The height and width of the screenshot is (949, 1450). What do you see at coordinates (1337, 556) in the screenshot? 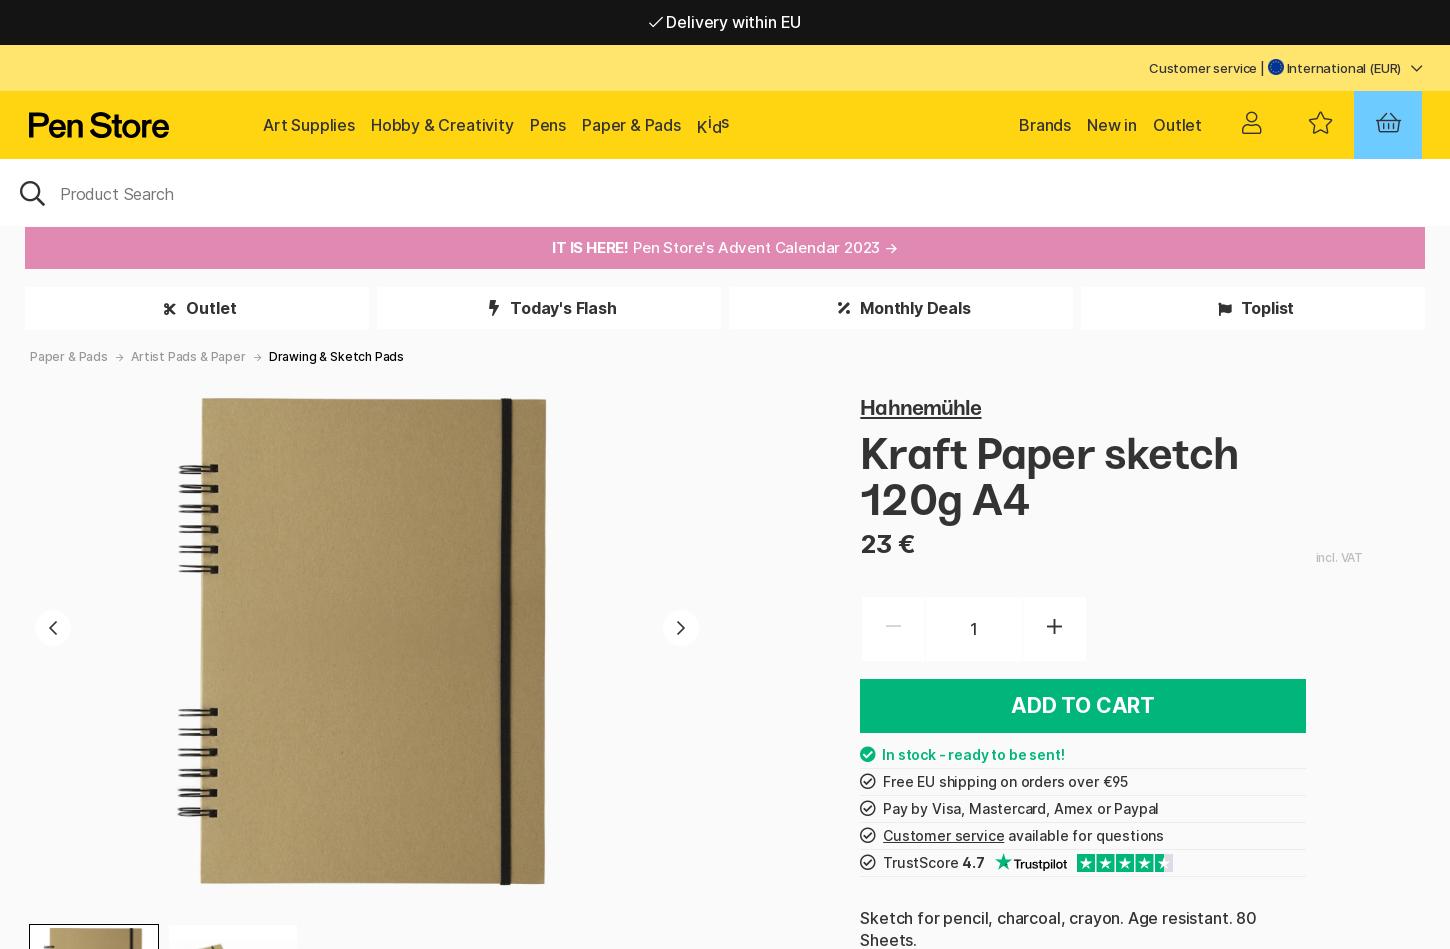
I see `'incl. VAT'` at bounding box center [1337, 556].